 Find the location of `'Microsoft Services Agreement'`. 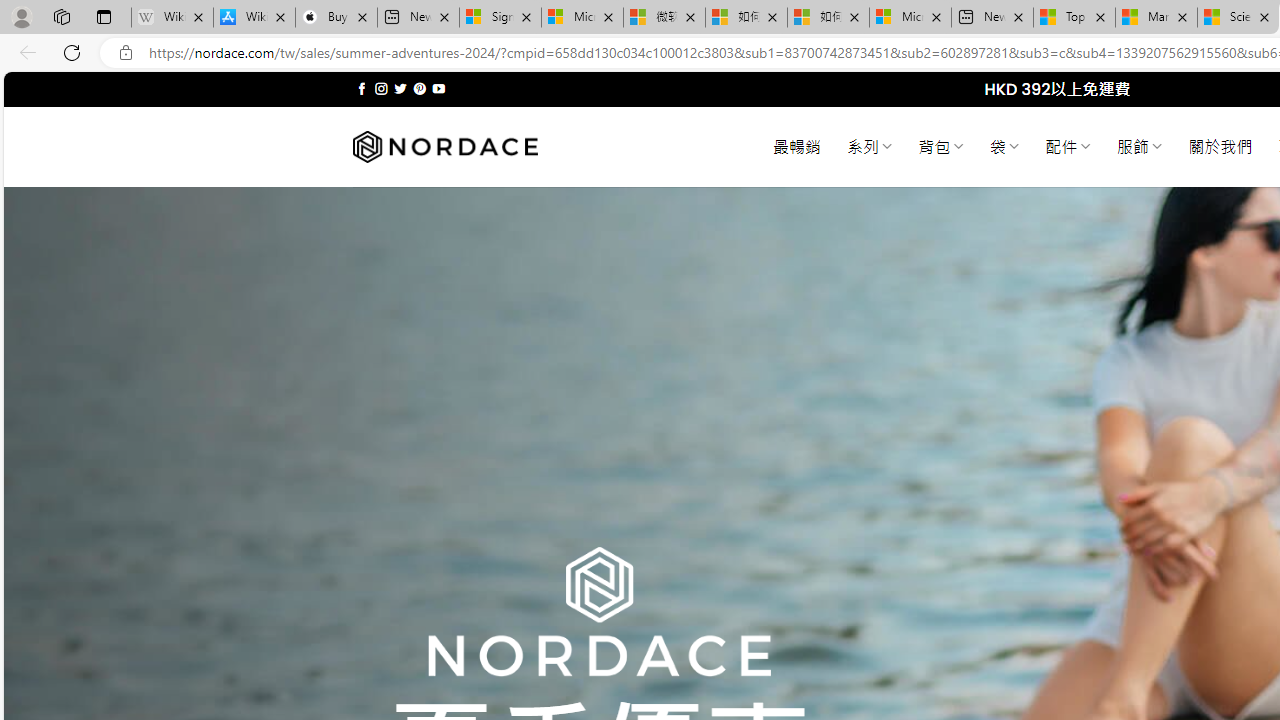

'Microsoft Services Agreement' is located at coordinates (581, 17).